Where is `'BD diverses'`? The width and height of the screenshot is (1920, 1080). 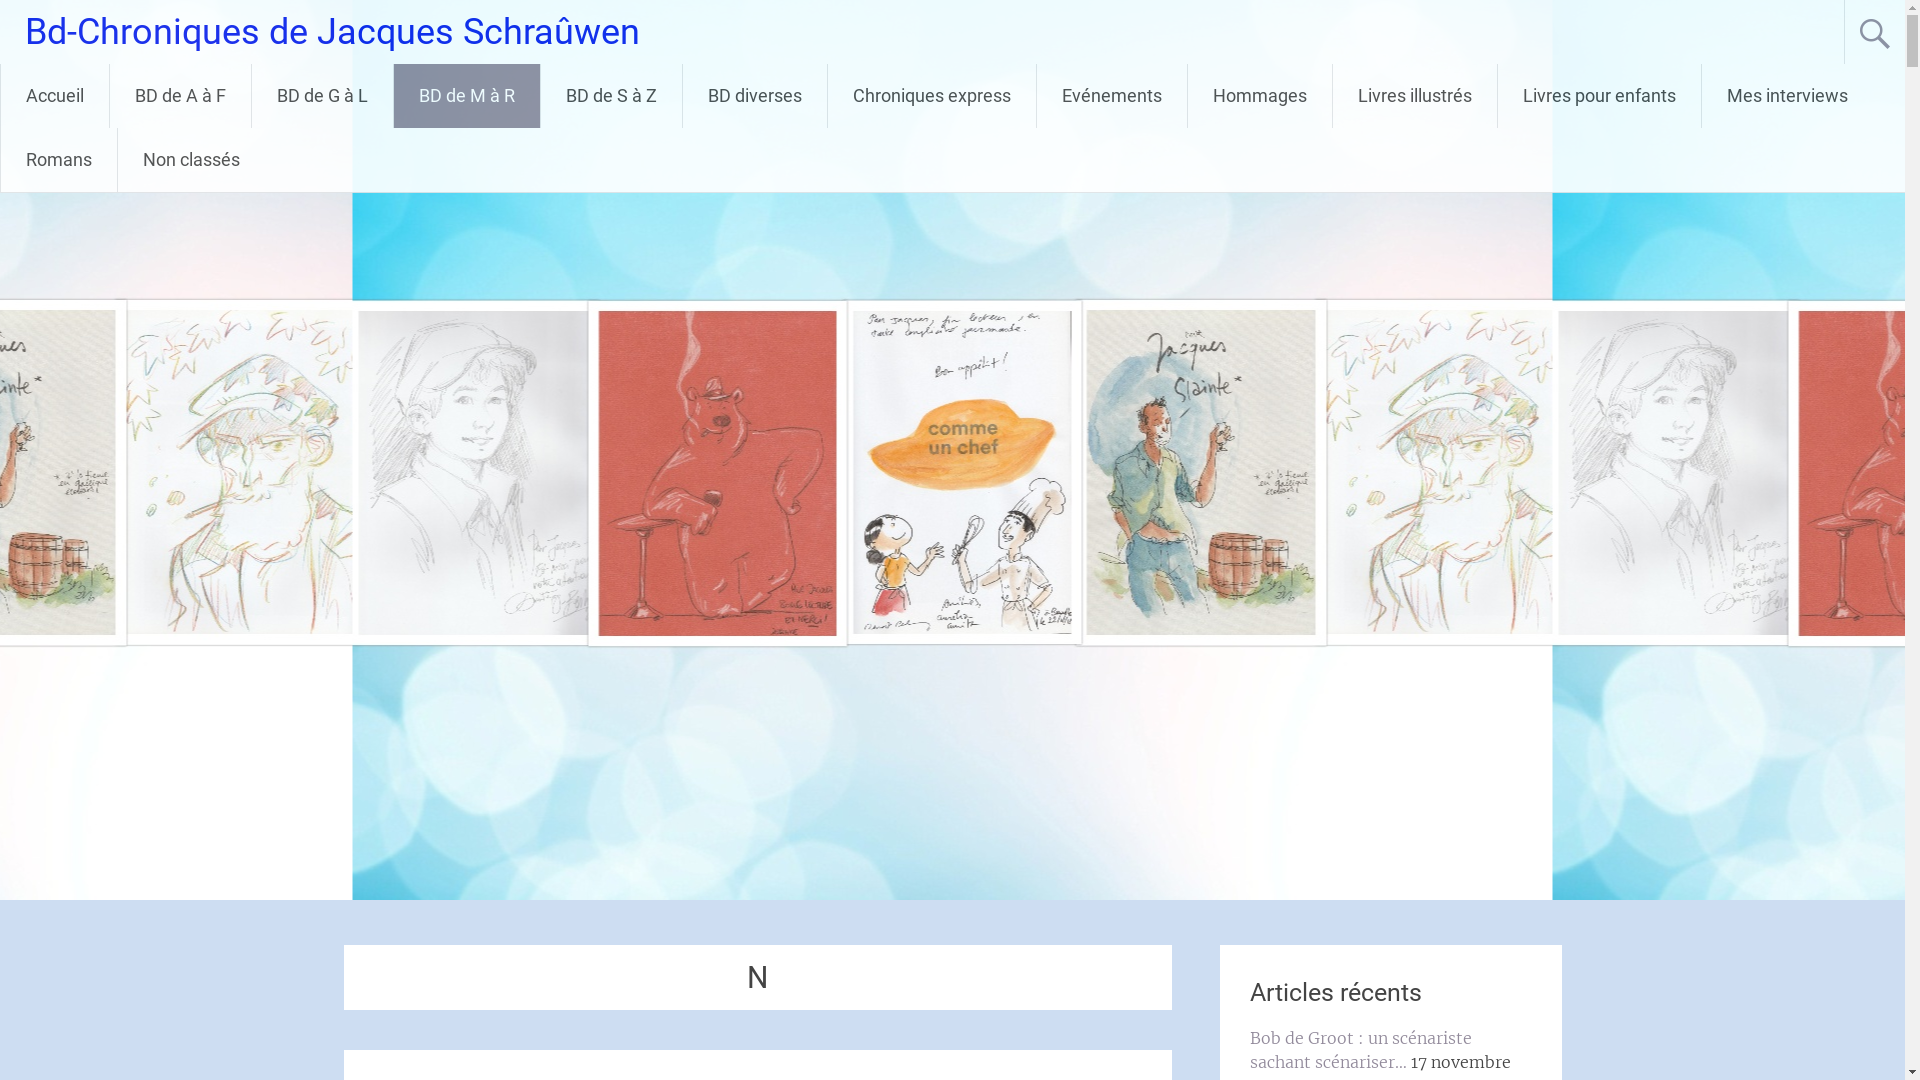
'BD diverses' is located at coordinates (753, 96).